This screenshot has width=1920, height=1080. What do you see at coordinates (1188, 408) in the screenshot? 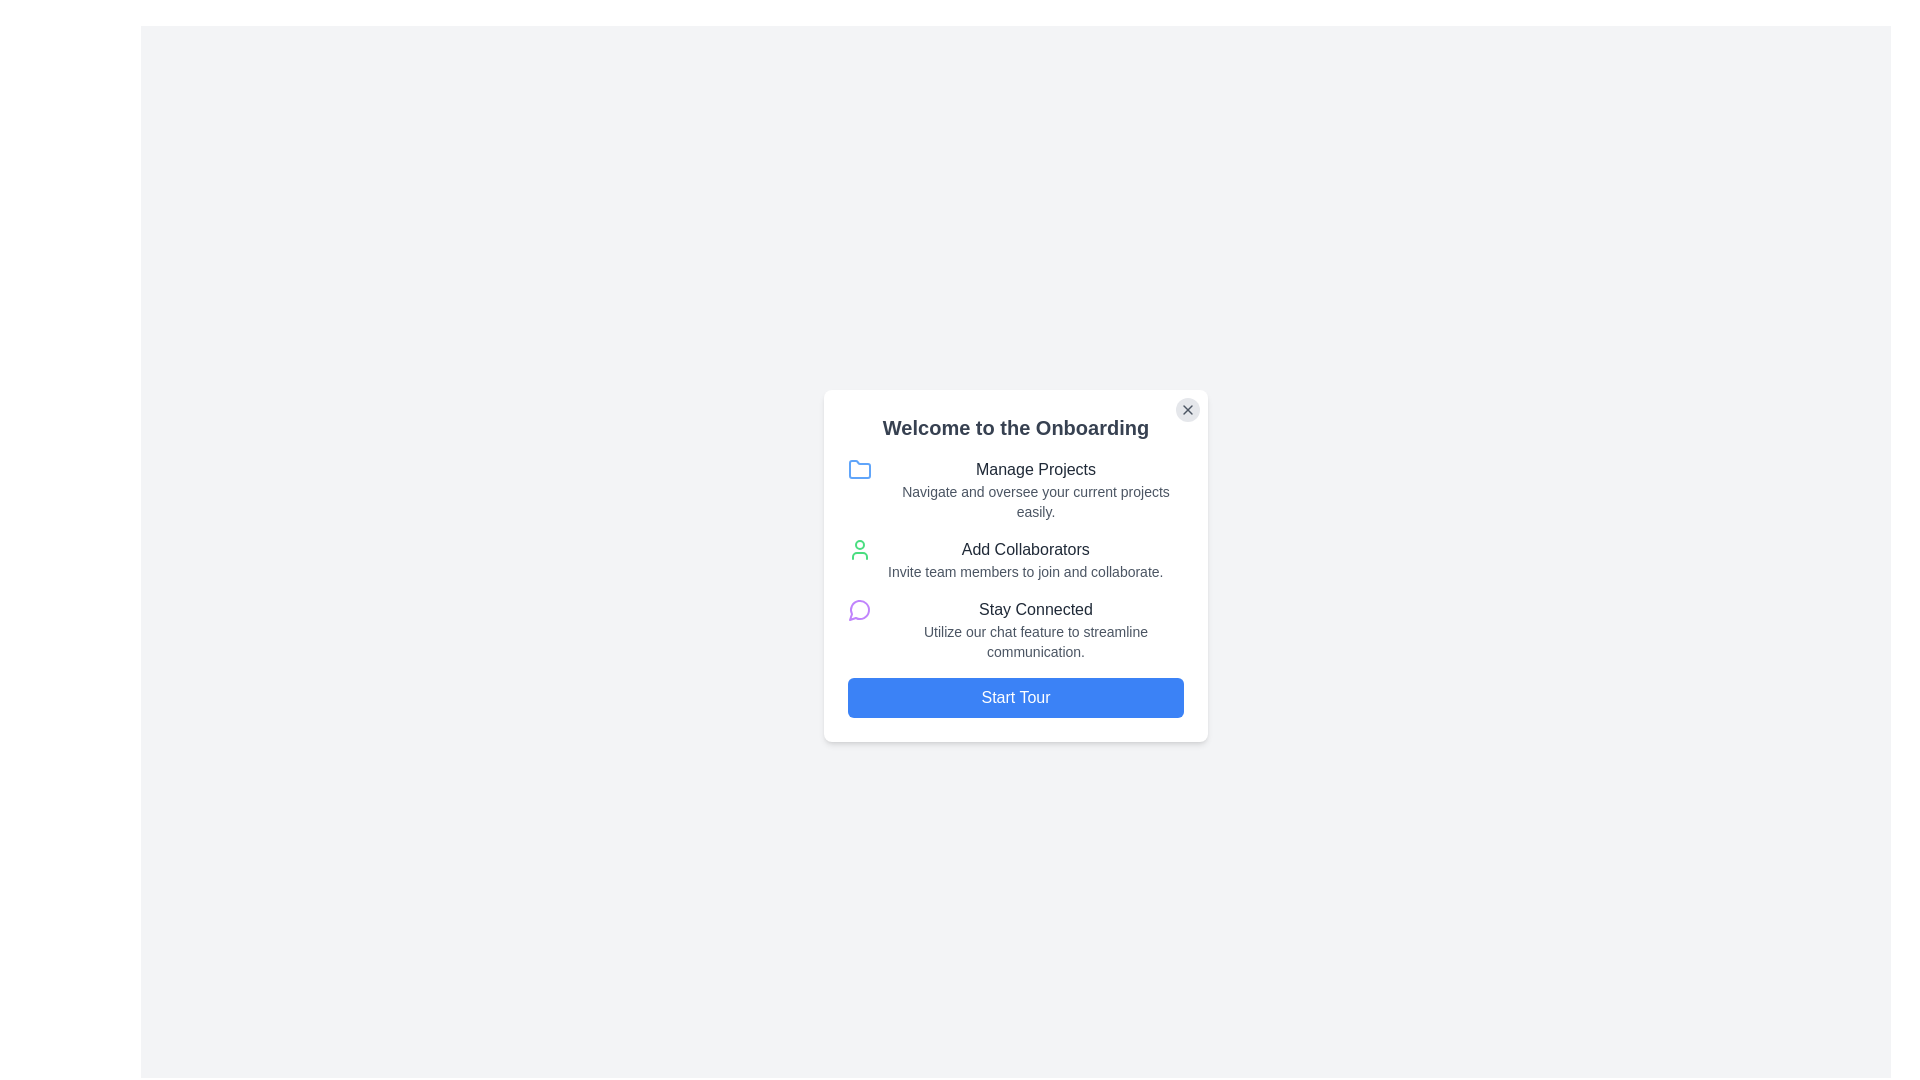
I see `the close icon button in the top-right corner of the modal box` at bounding box center [1188, 408].